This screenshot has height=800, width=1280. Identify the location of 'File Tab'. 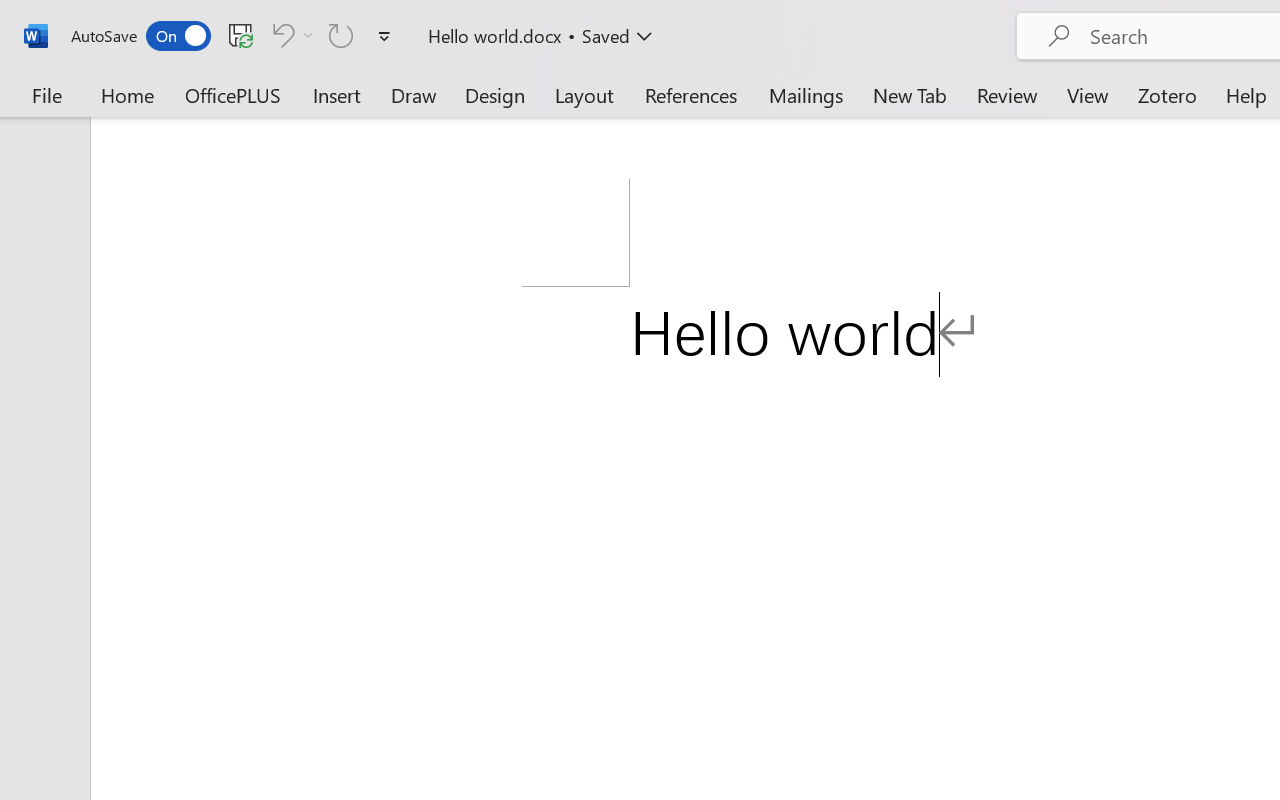
(46, 94).